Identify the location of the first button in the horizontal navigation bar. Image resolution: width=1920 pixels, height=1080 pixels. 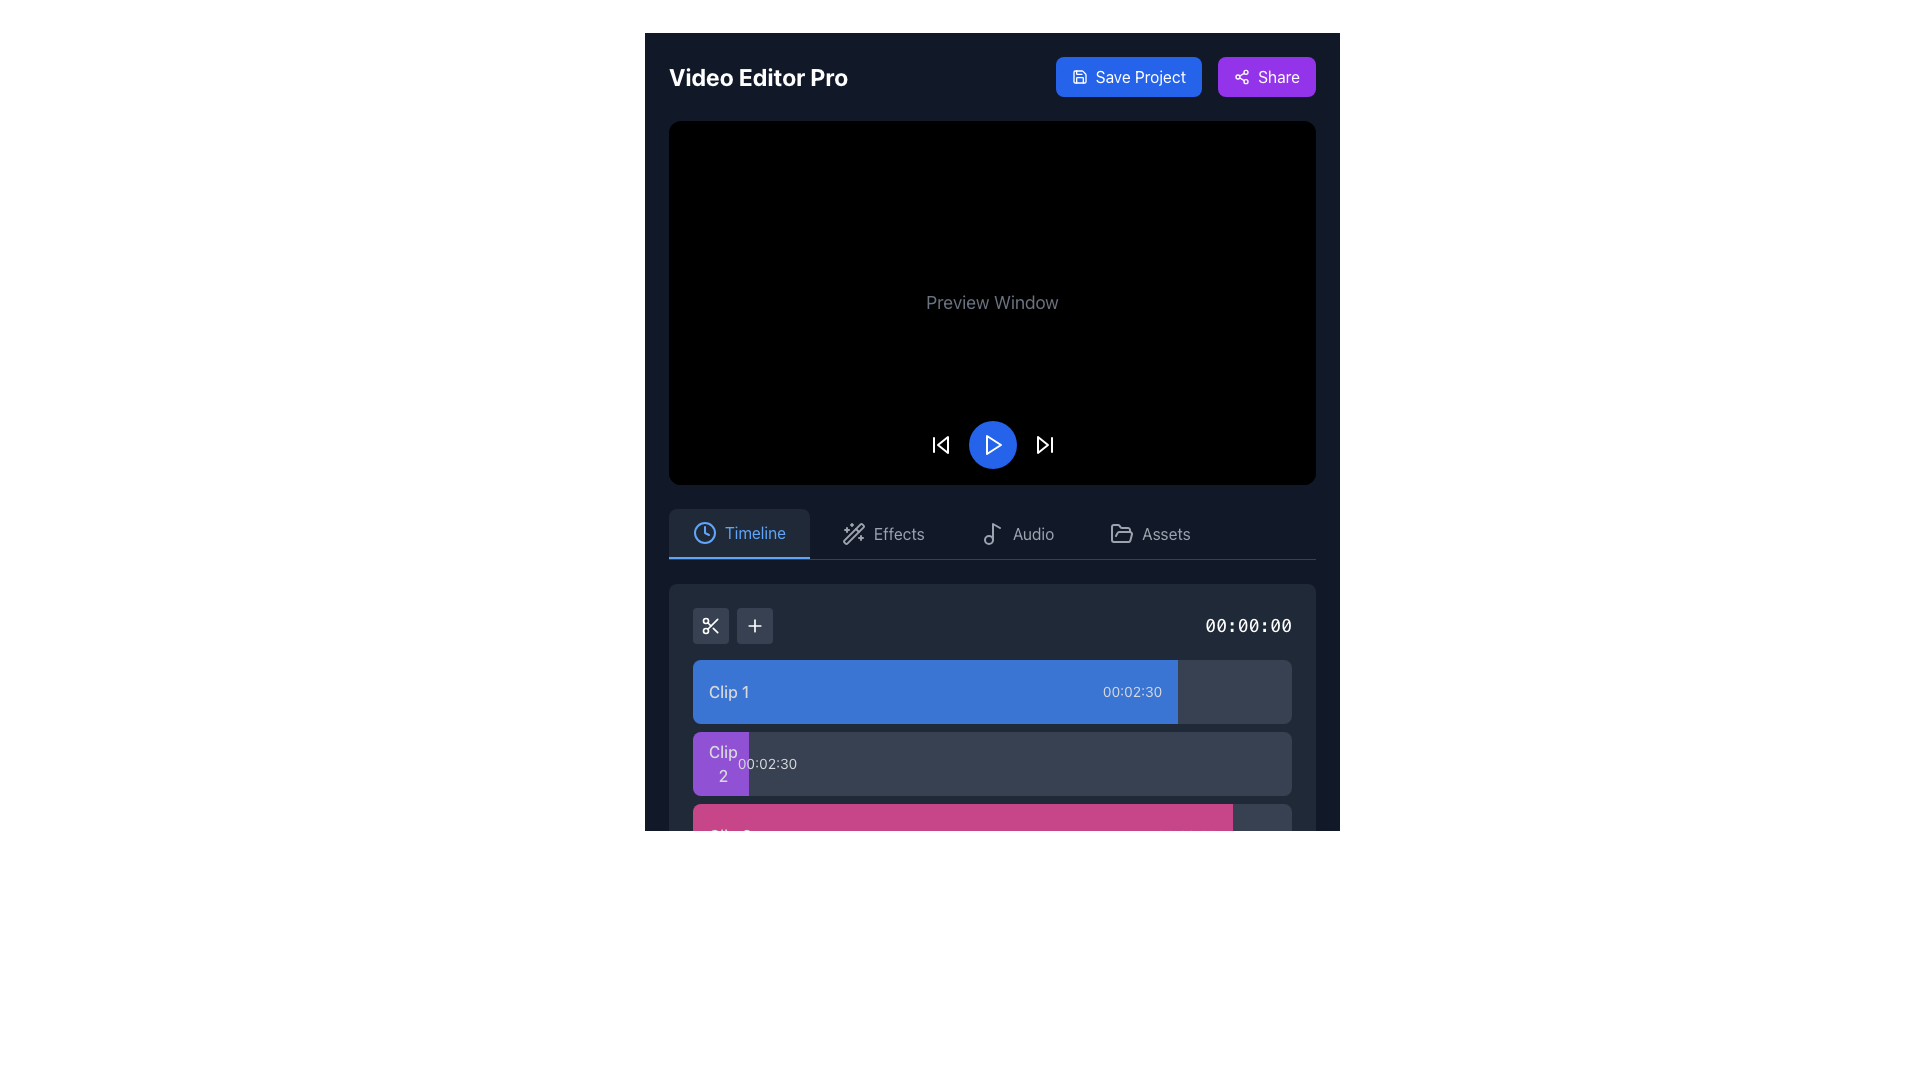
(738, 532).